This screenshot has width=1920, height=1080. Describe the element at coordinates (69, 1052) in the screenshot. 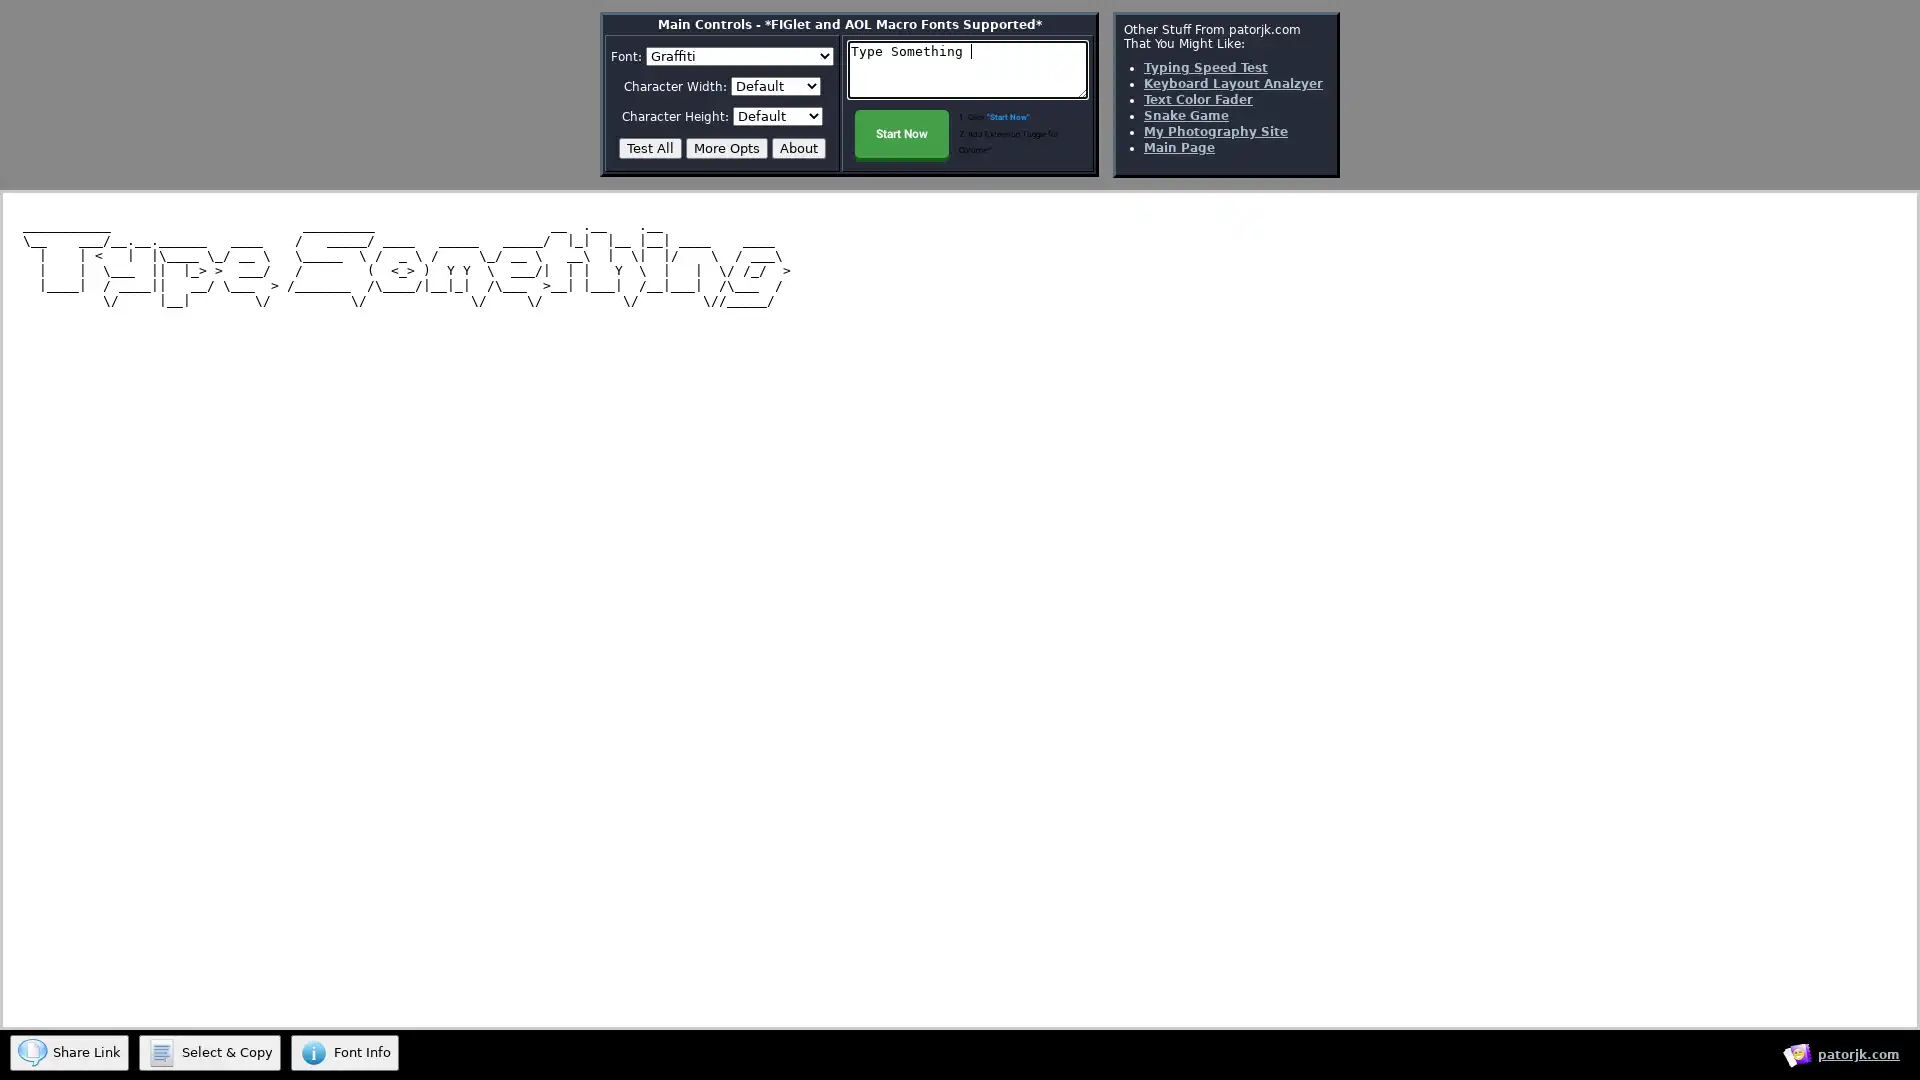

I see `Share Link` at that location.